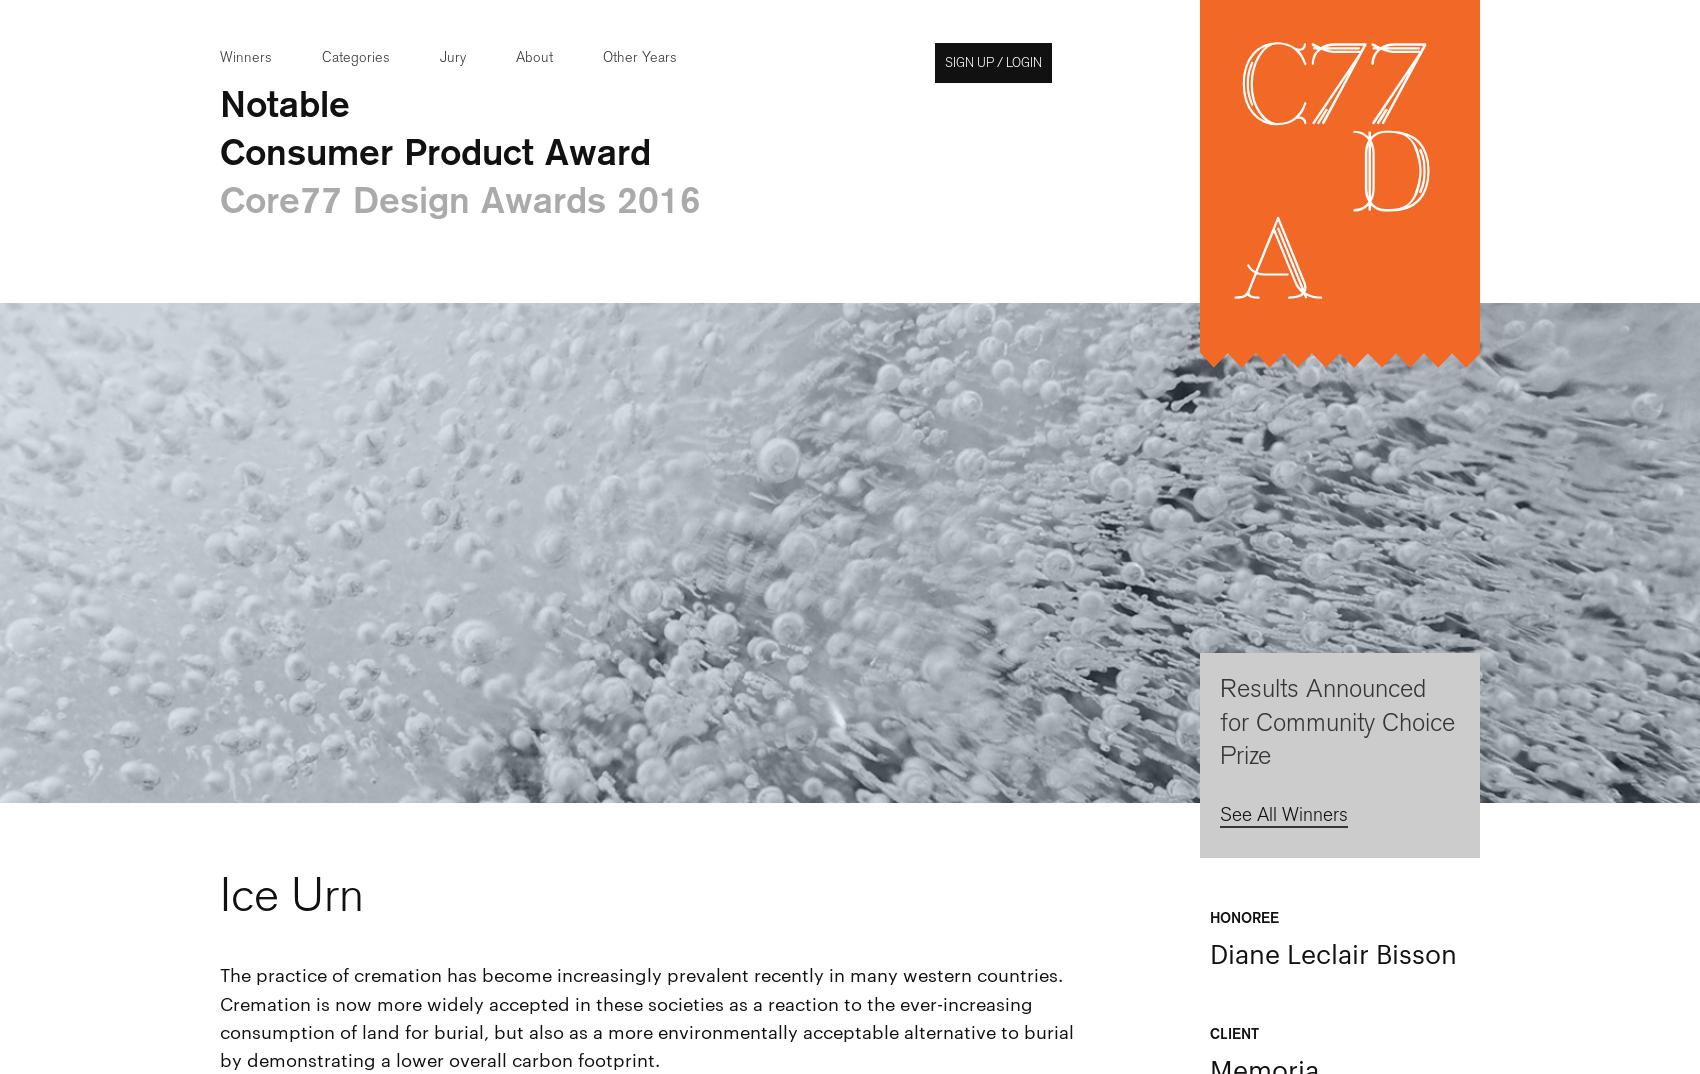 The height and width of the screenshot is (1074, 1700). Describe the element at coordinates (435, 149) in the screenshot. I see `'Consumer Product Award'` at that location.